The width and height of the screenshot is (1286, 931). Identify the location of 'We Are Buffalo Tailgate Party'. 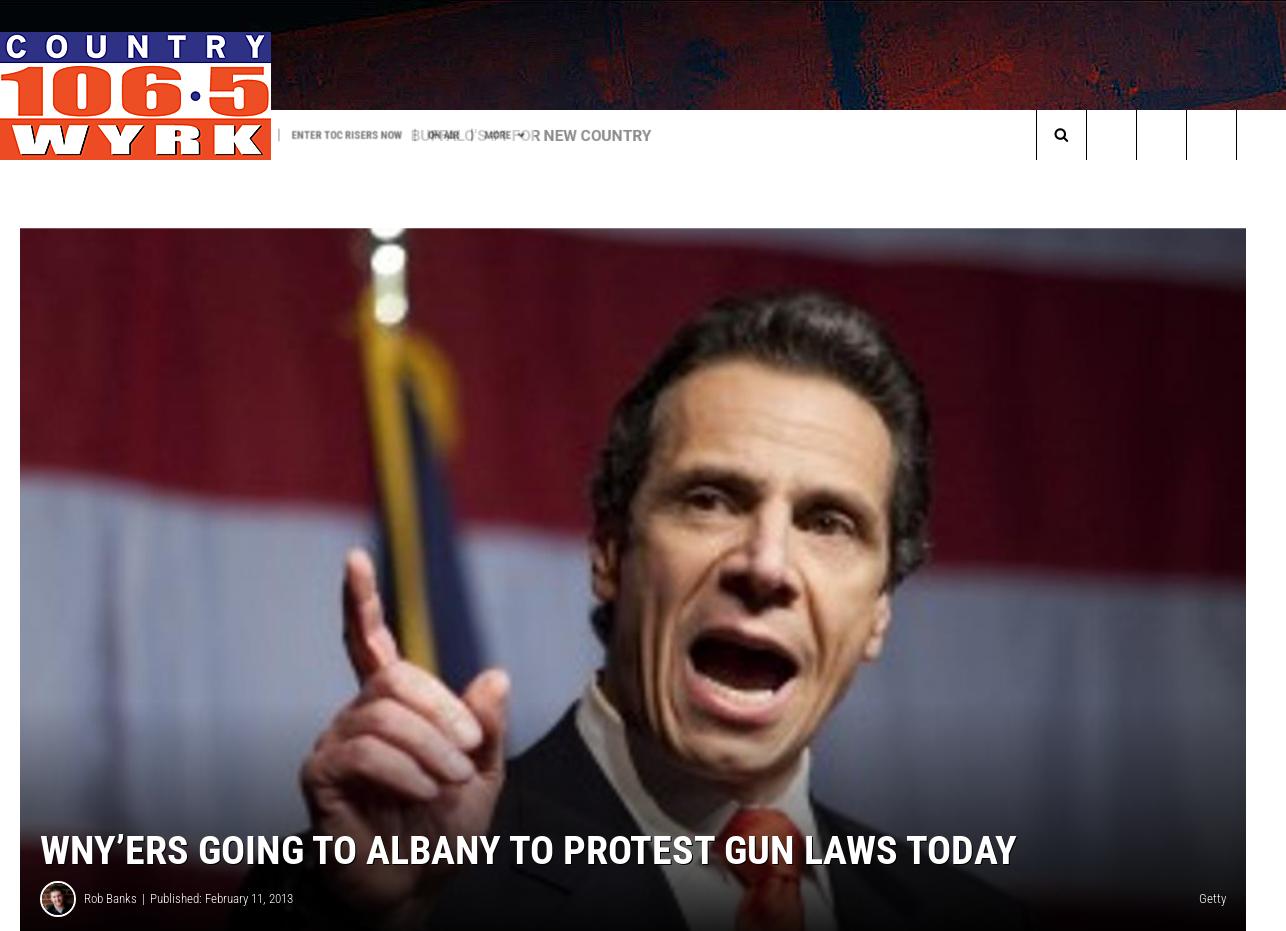
(191, 174).